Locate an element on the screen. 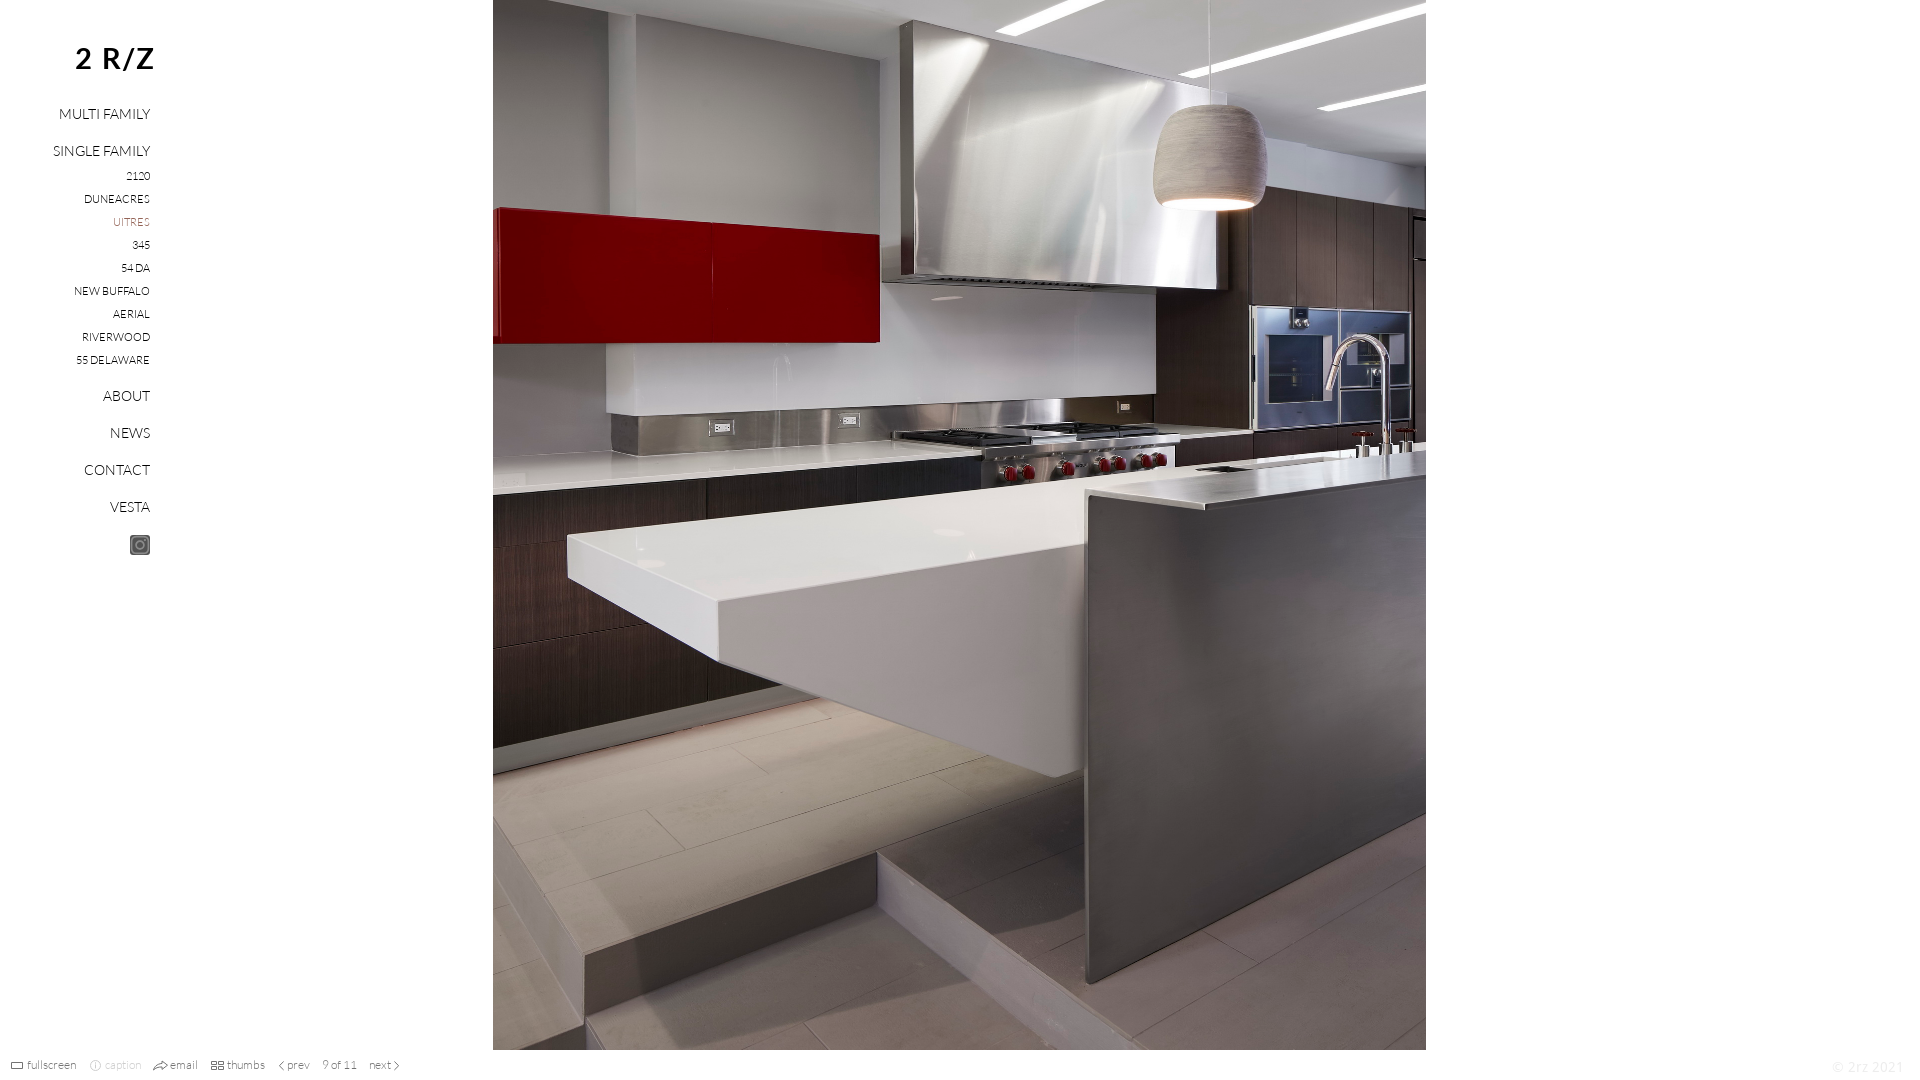 The height and width of the screenshot is (1080, 1920). 'SINGLE FAMILY' is located at coordinates (100, 149).